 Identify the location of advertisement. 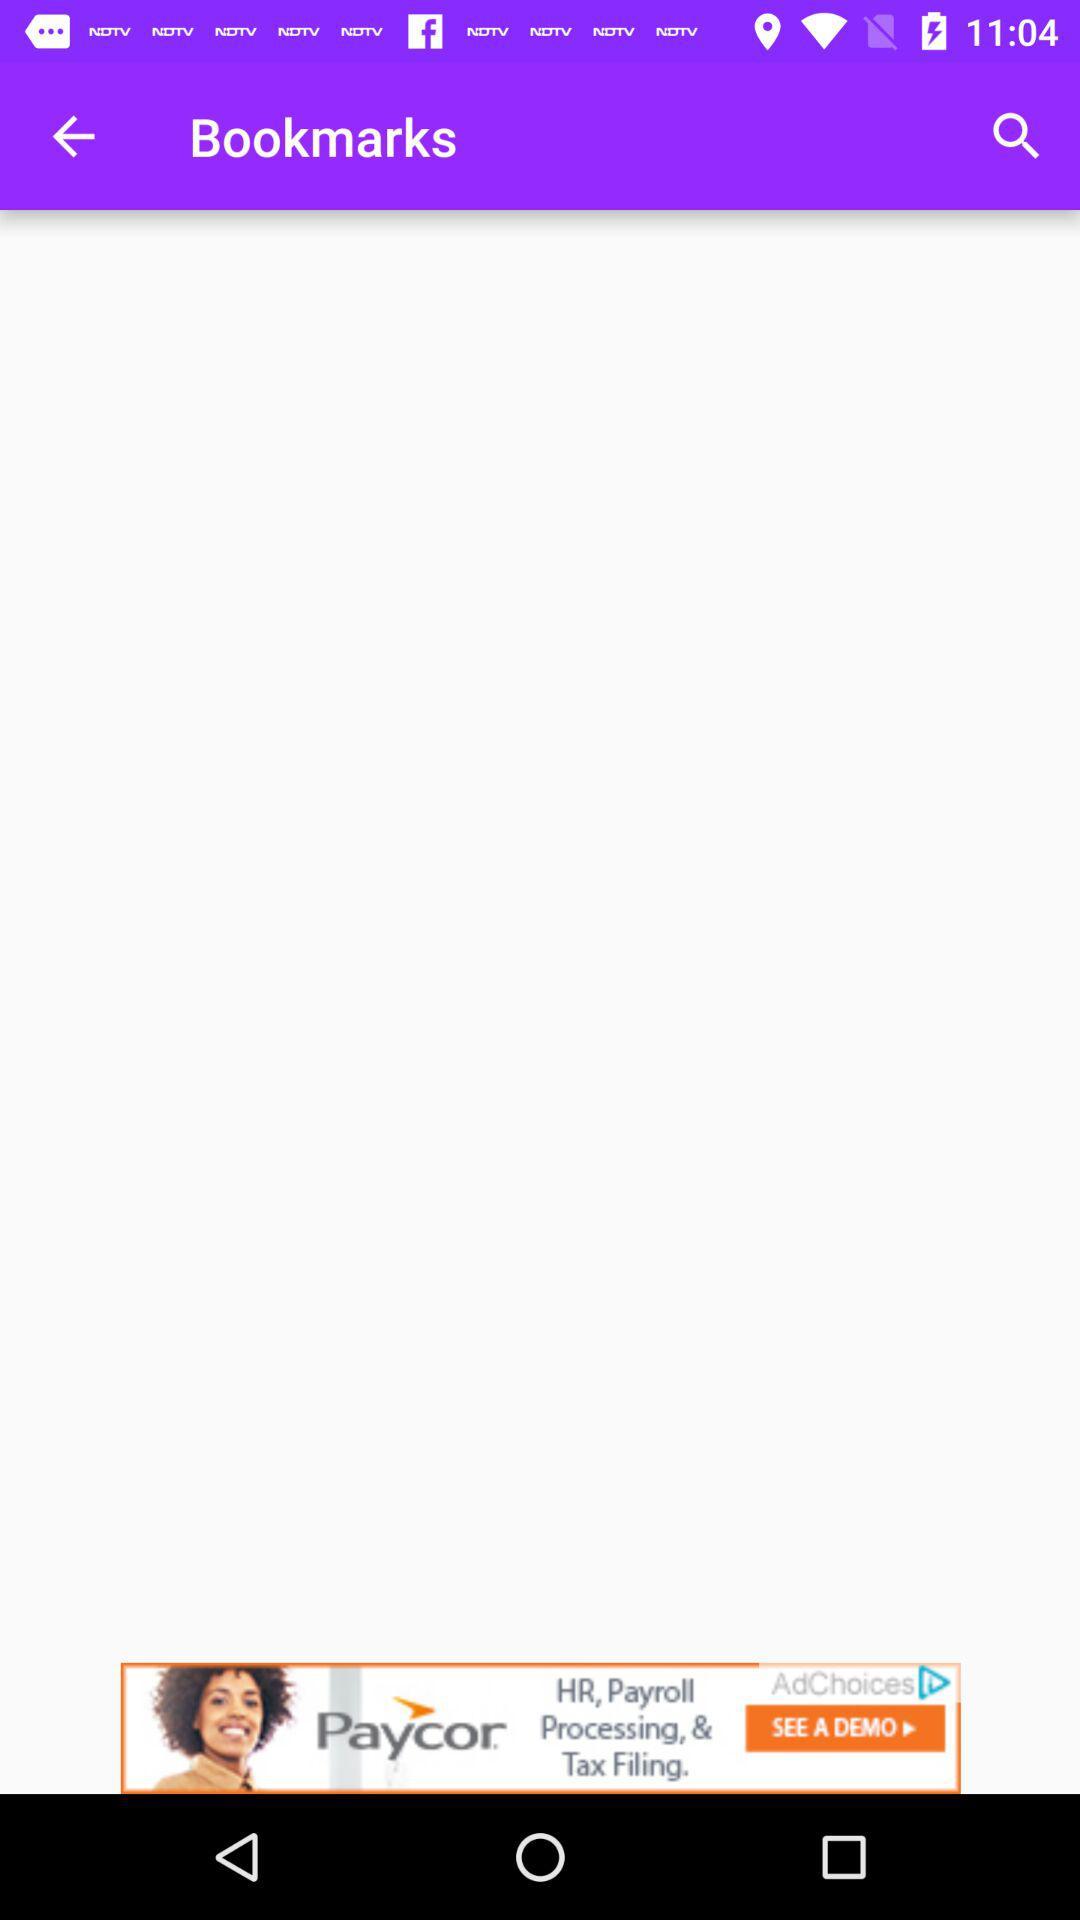
(540, 1727).